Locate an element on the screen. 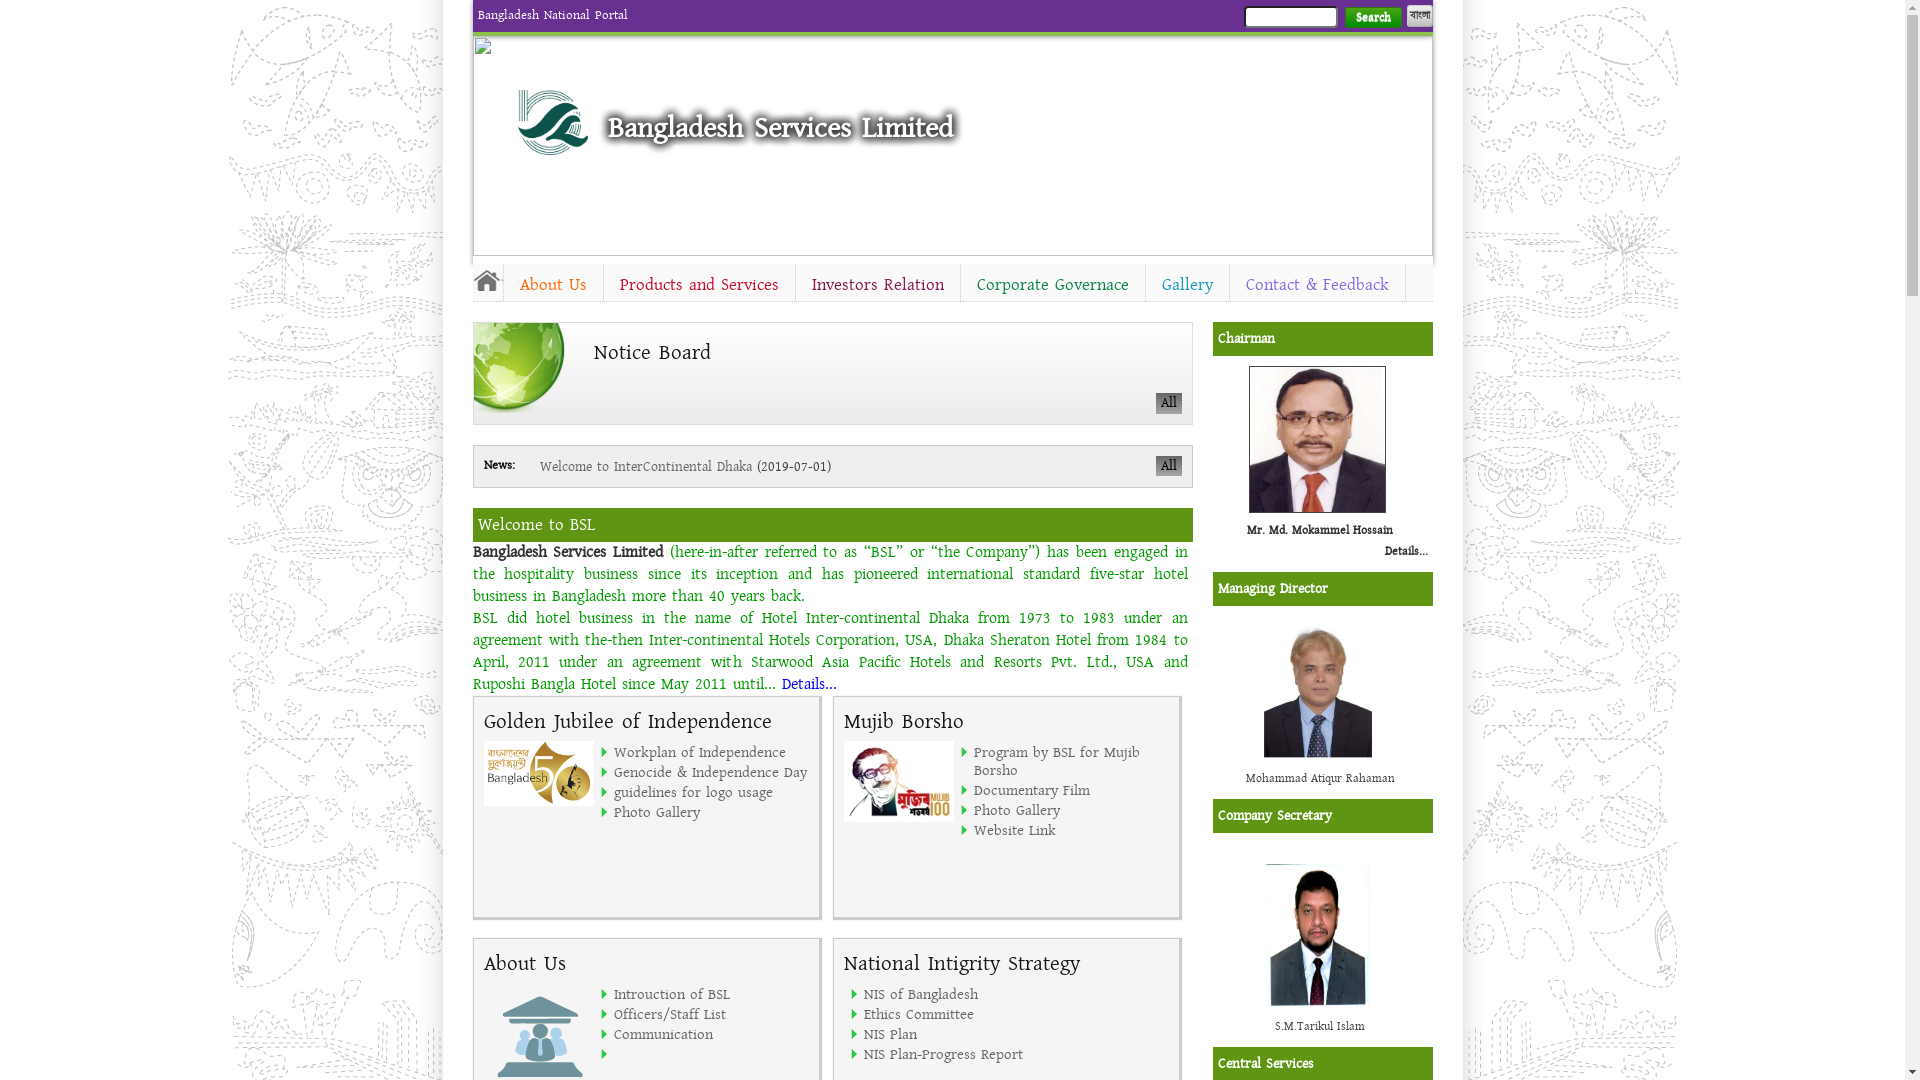  'Workplan of Independence' is located at coordinates (711, 752).